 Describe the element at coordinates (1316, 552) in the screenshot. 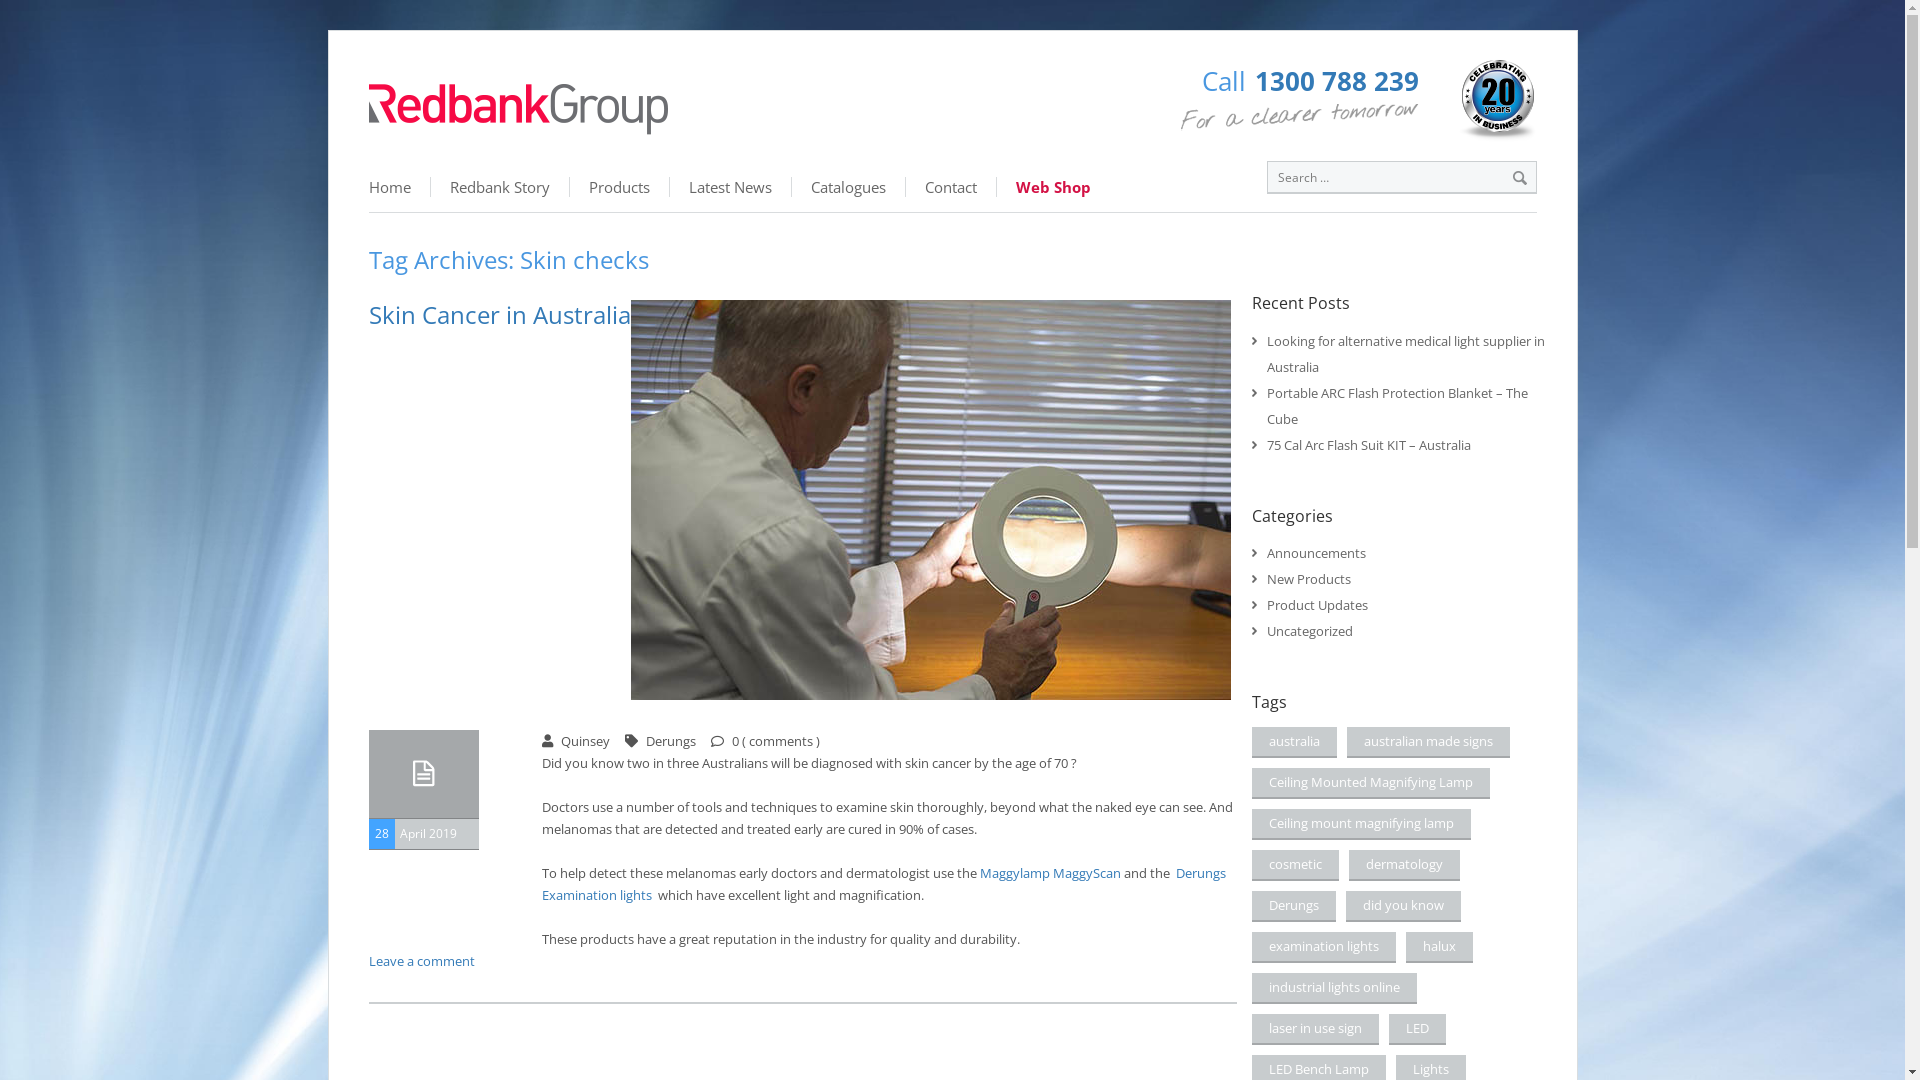

I see `'Announcements'` at that location.